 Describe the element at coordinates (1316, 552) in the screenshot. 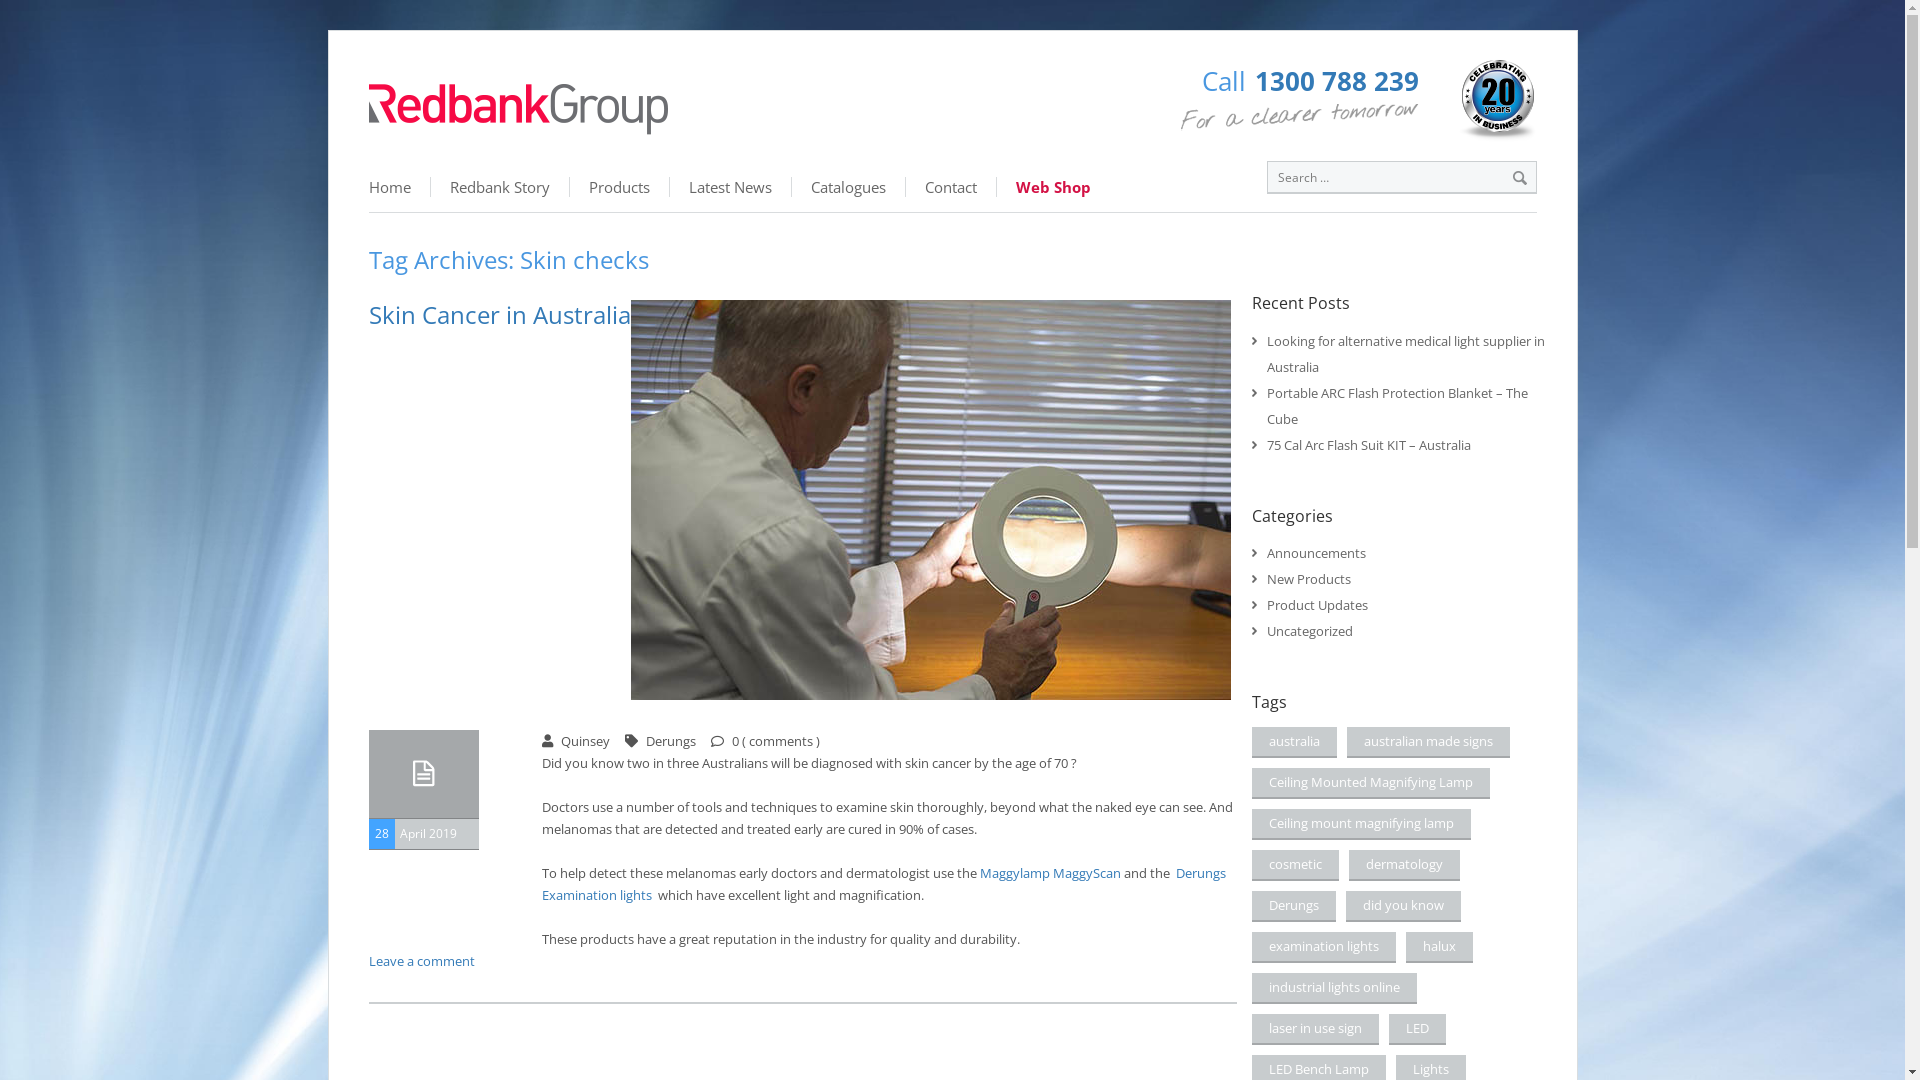

I see `'Announcements'` at that location.